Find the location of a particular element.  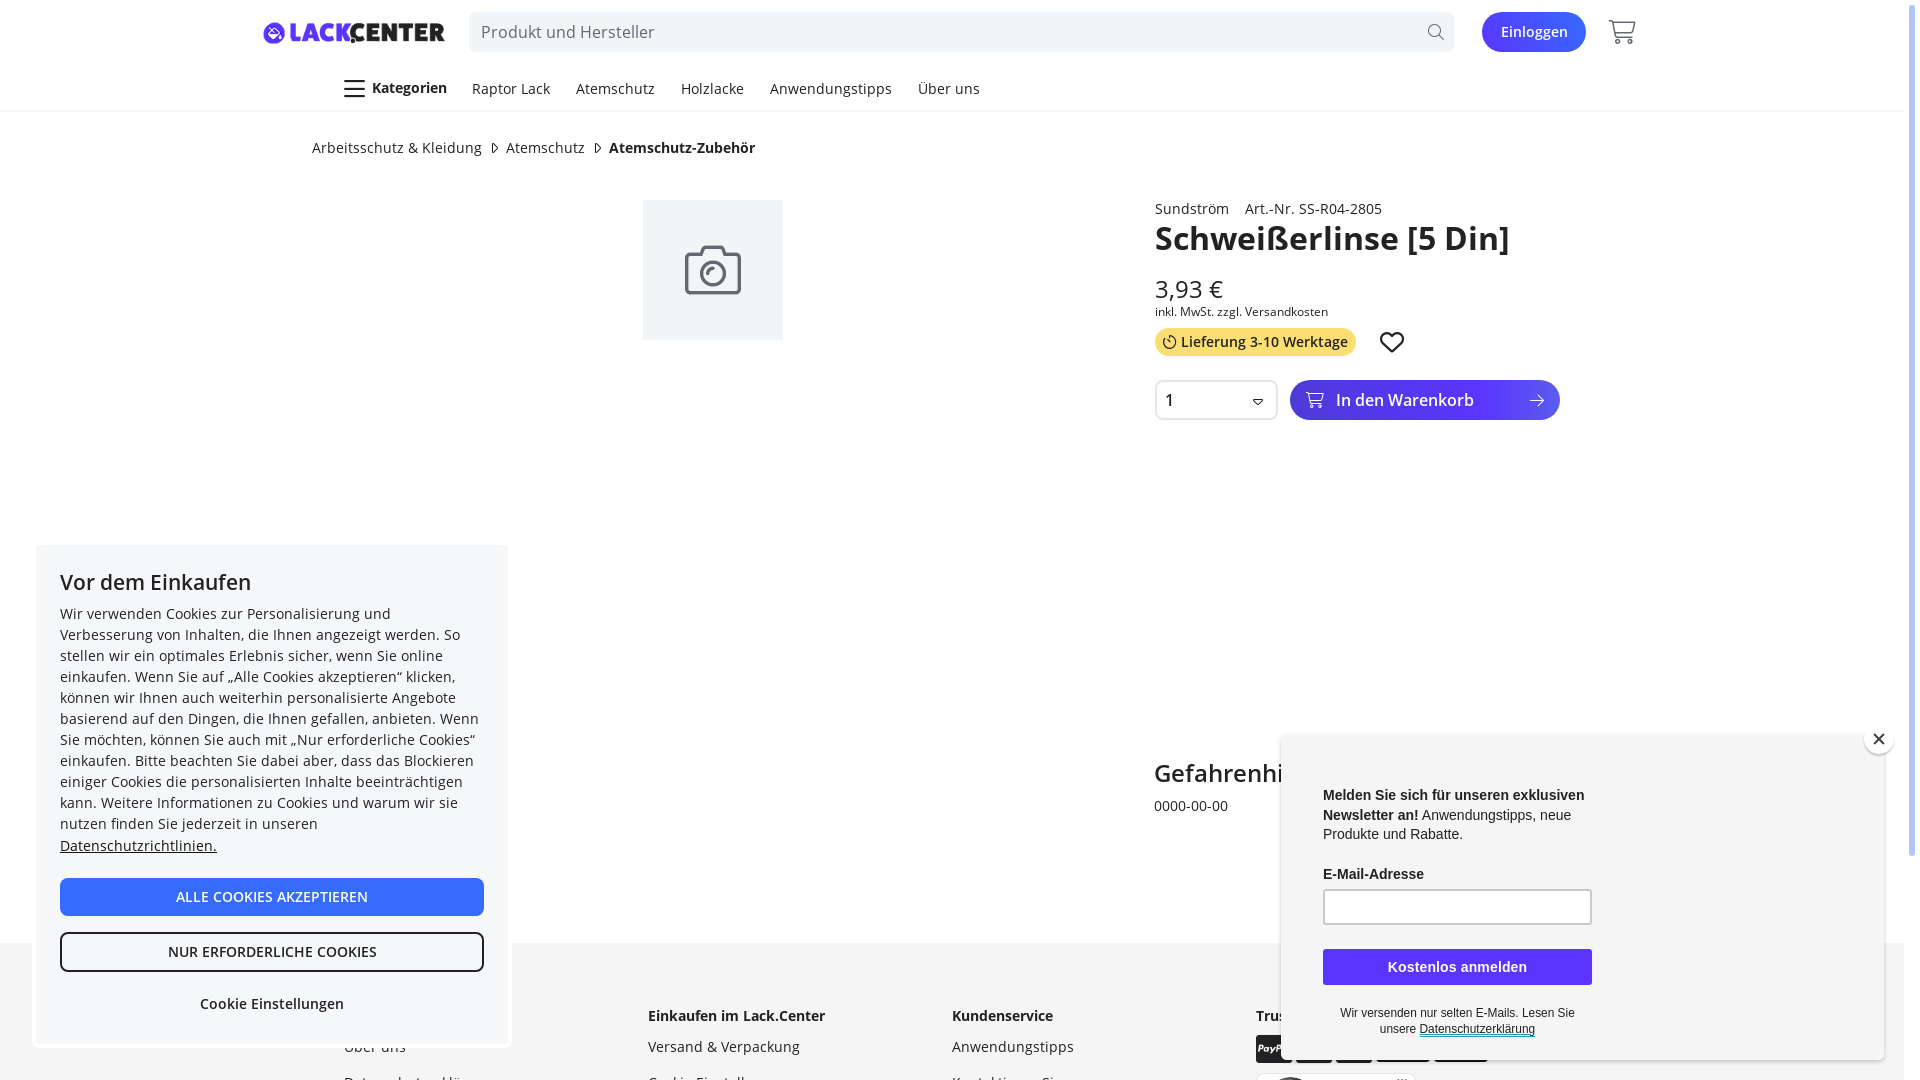

'Auf die Merkliste' is located at coordinates (1379, 341).